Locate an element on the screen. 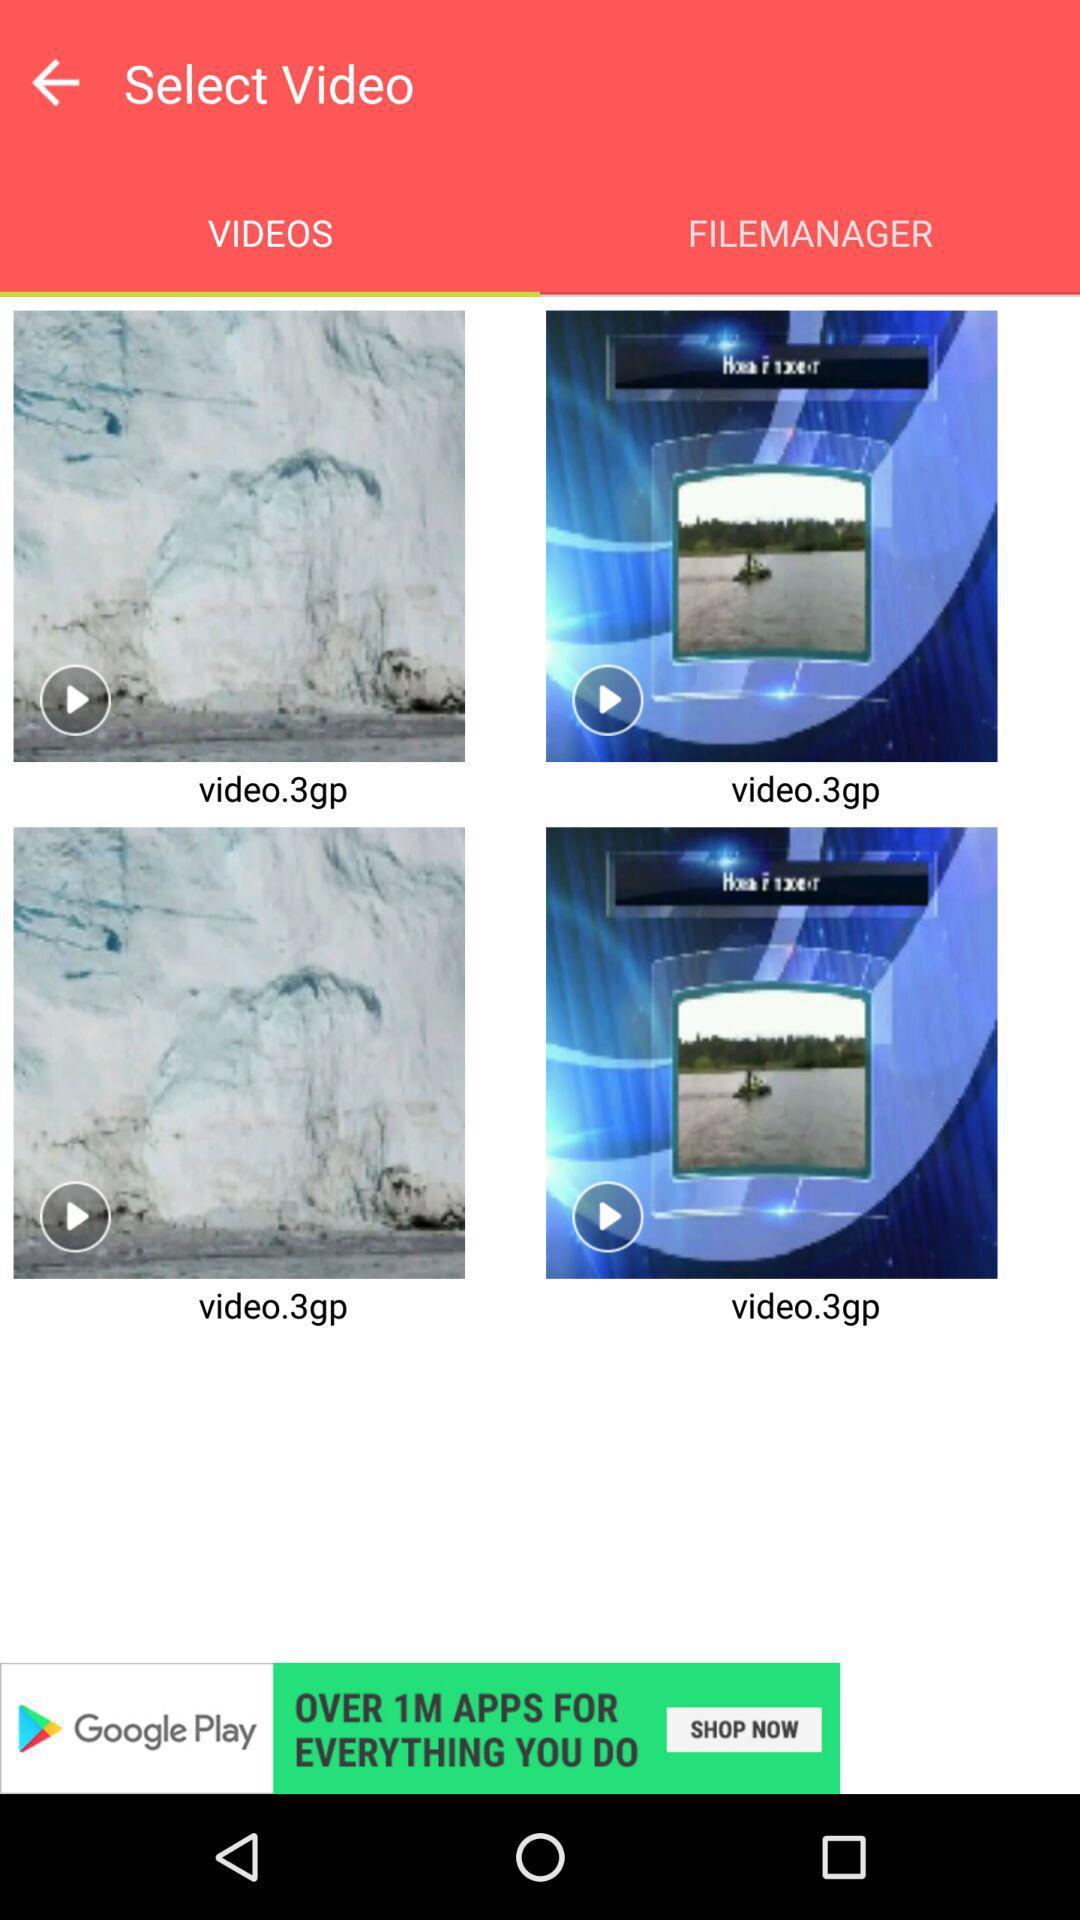 Image resolution: width=1080 pixels, height=1920 pixels. google play over 1m apps for everthing you do shop now is located at coordinates (540, 1727).